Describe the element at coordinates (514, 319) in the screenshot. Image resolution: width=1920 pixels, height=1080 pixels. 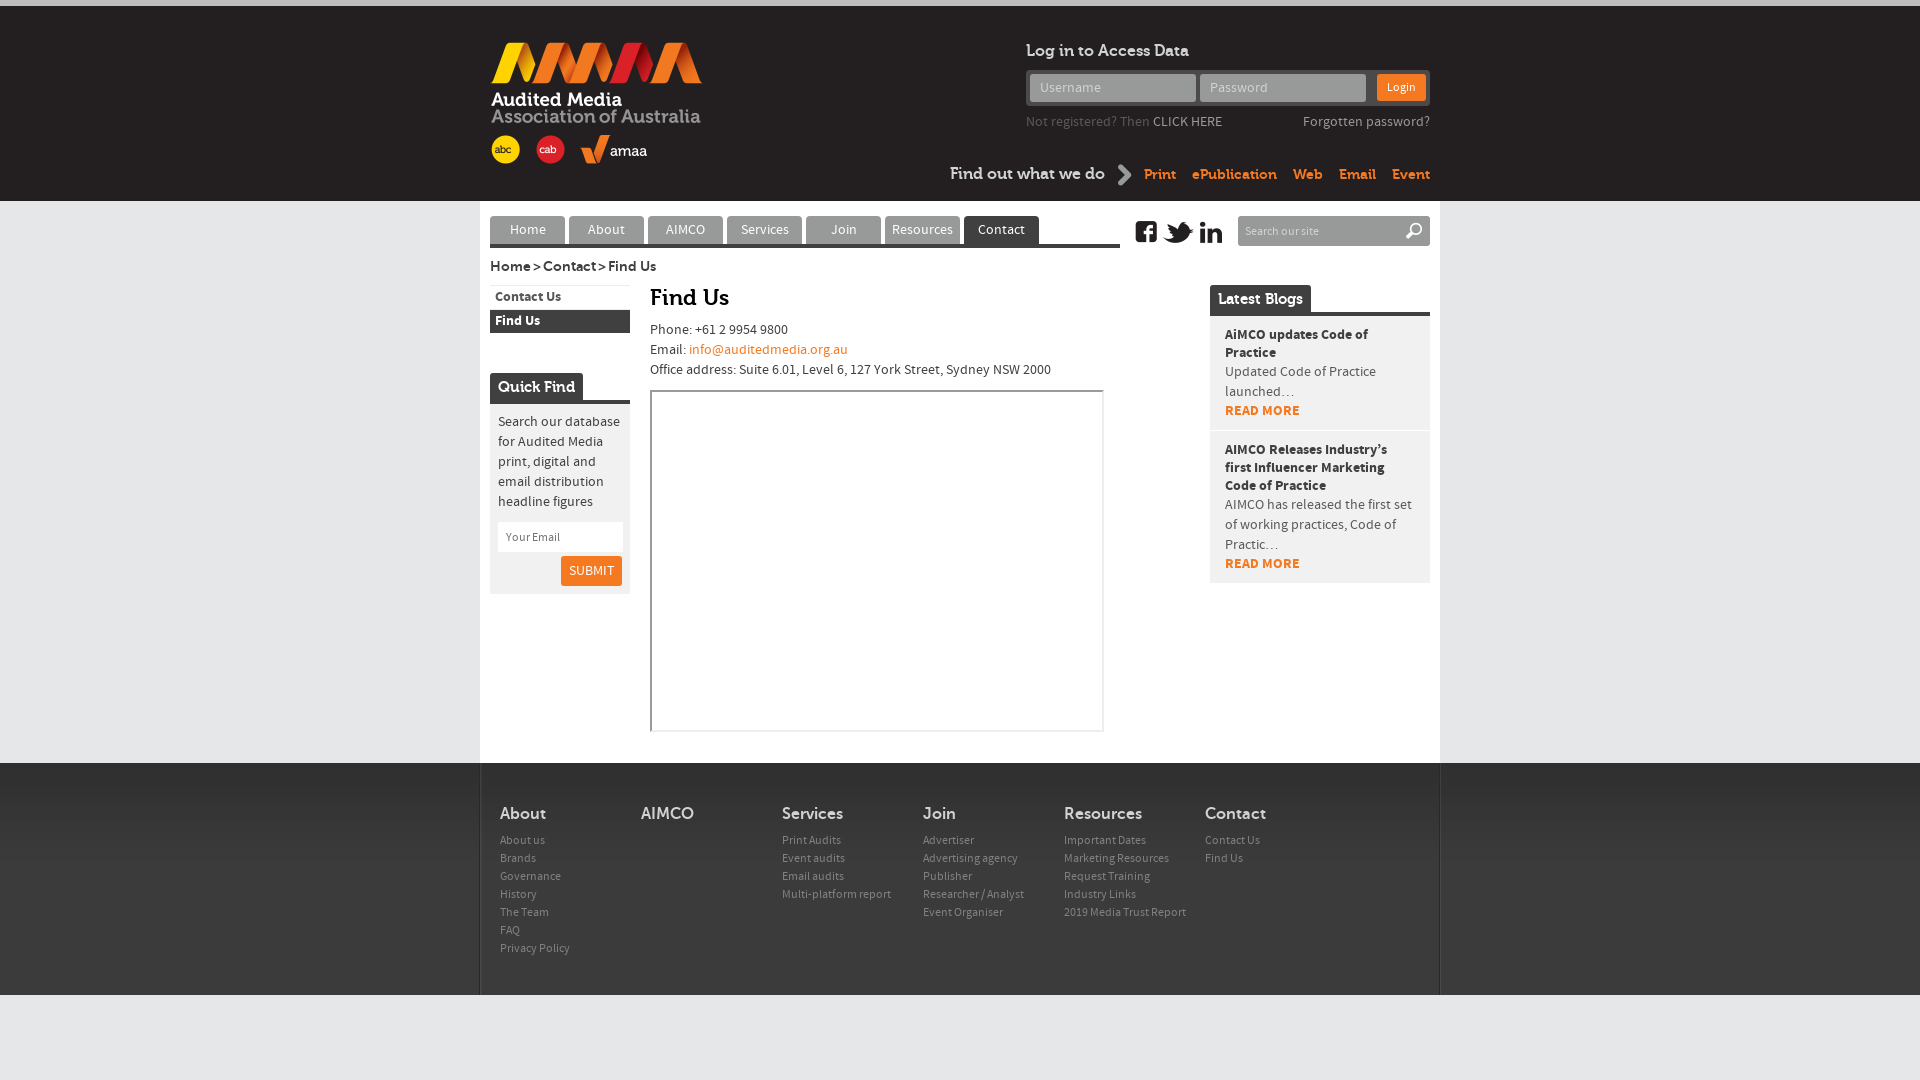
I see `'Find Us'` at that location.